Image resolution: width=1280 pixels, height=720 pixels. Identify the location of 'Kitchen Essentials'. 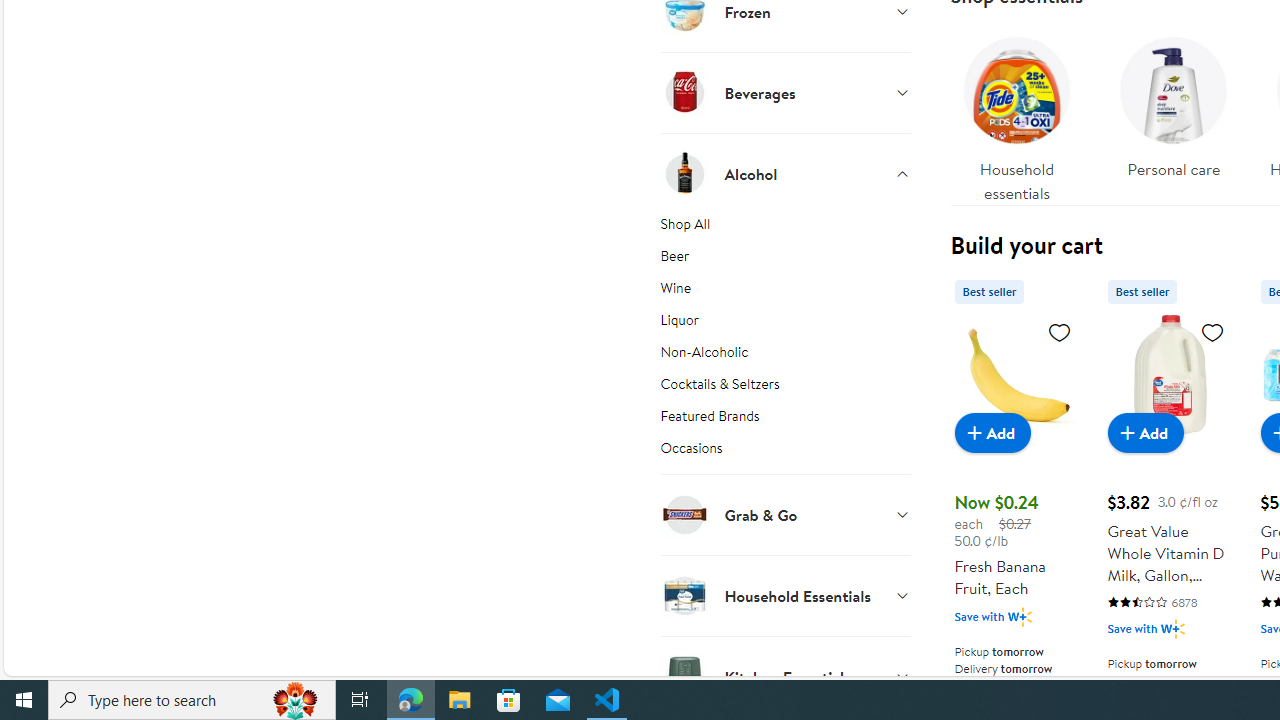
(784, 675).